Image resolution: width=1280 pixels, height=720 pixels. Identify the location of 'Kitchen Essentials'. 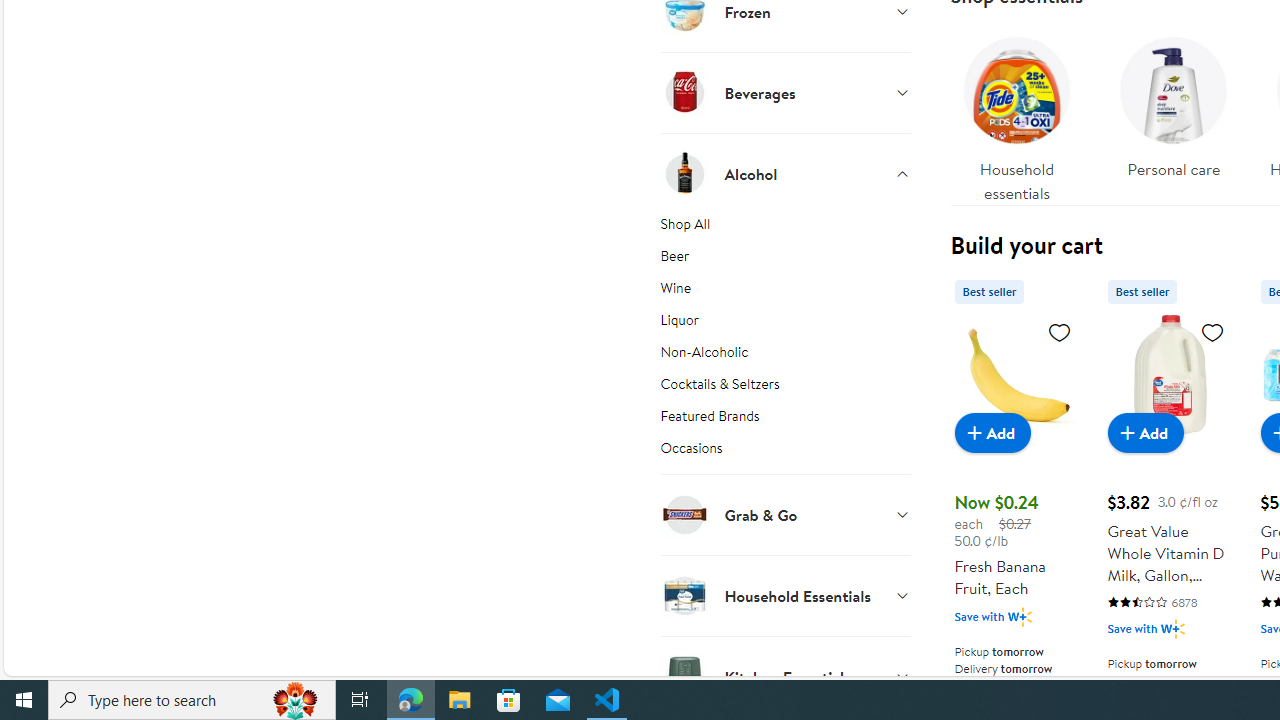
(784, 675).